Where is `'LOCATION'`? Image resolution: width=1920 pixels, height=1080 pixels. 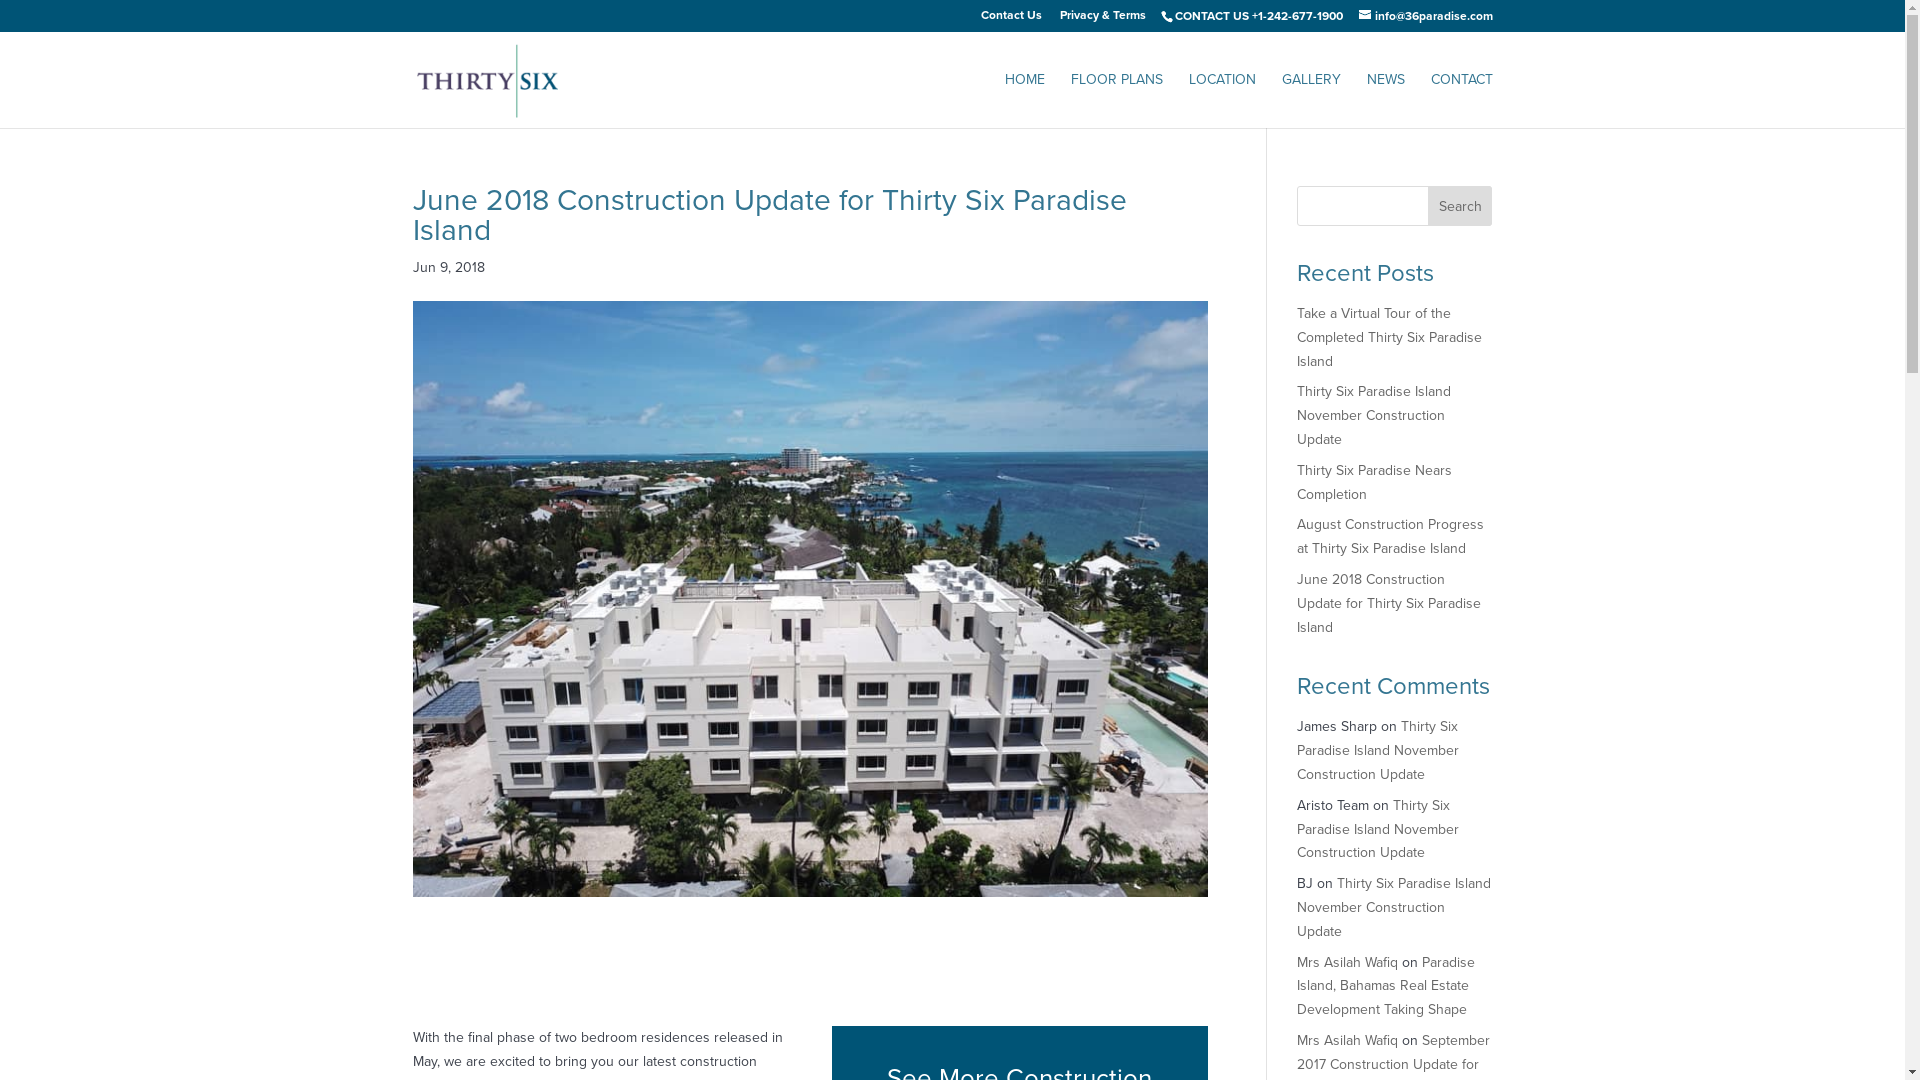 'LOCATION' is located at coordinates (1188, 100).